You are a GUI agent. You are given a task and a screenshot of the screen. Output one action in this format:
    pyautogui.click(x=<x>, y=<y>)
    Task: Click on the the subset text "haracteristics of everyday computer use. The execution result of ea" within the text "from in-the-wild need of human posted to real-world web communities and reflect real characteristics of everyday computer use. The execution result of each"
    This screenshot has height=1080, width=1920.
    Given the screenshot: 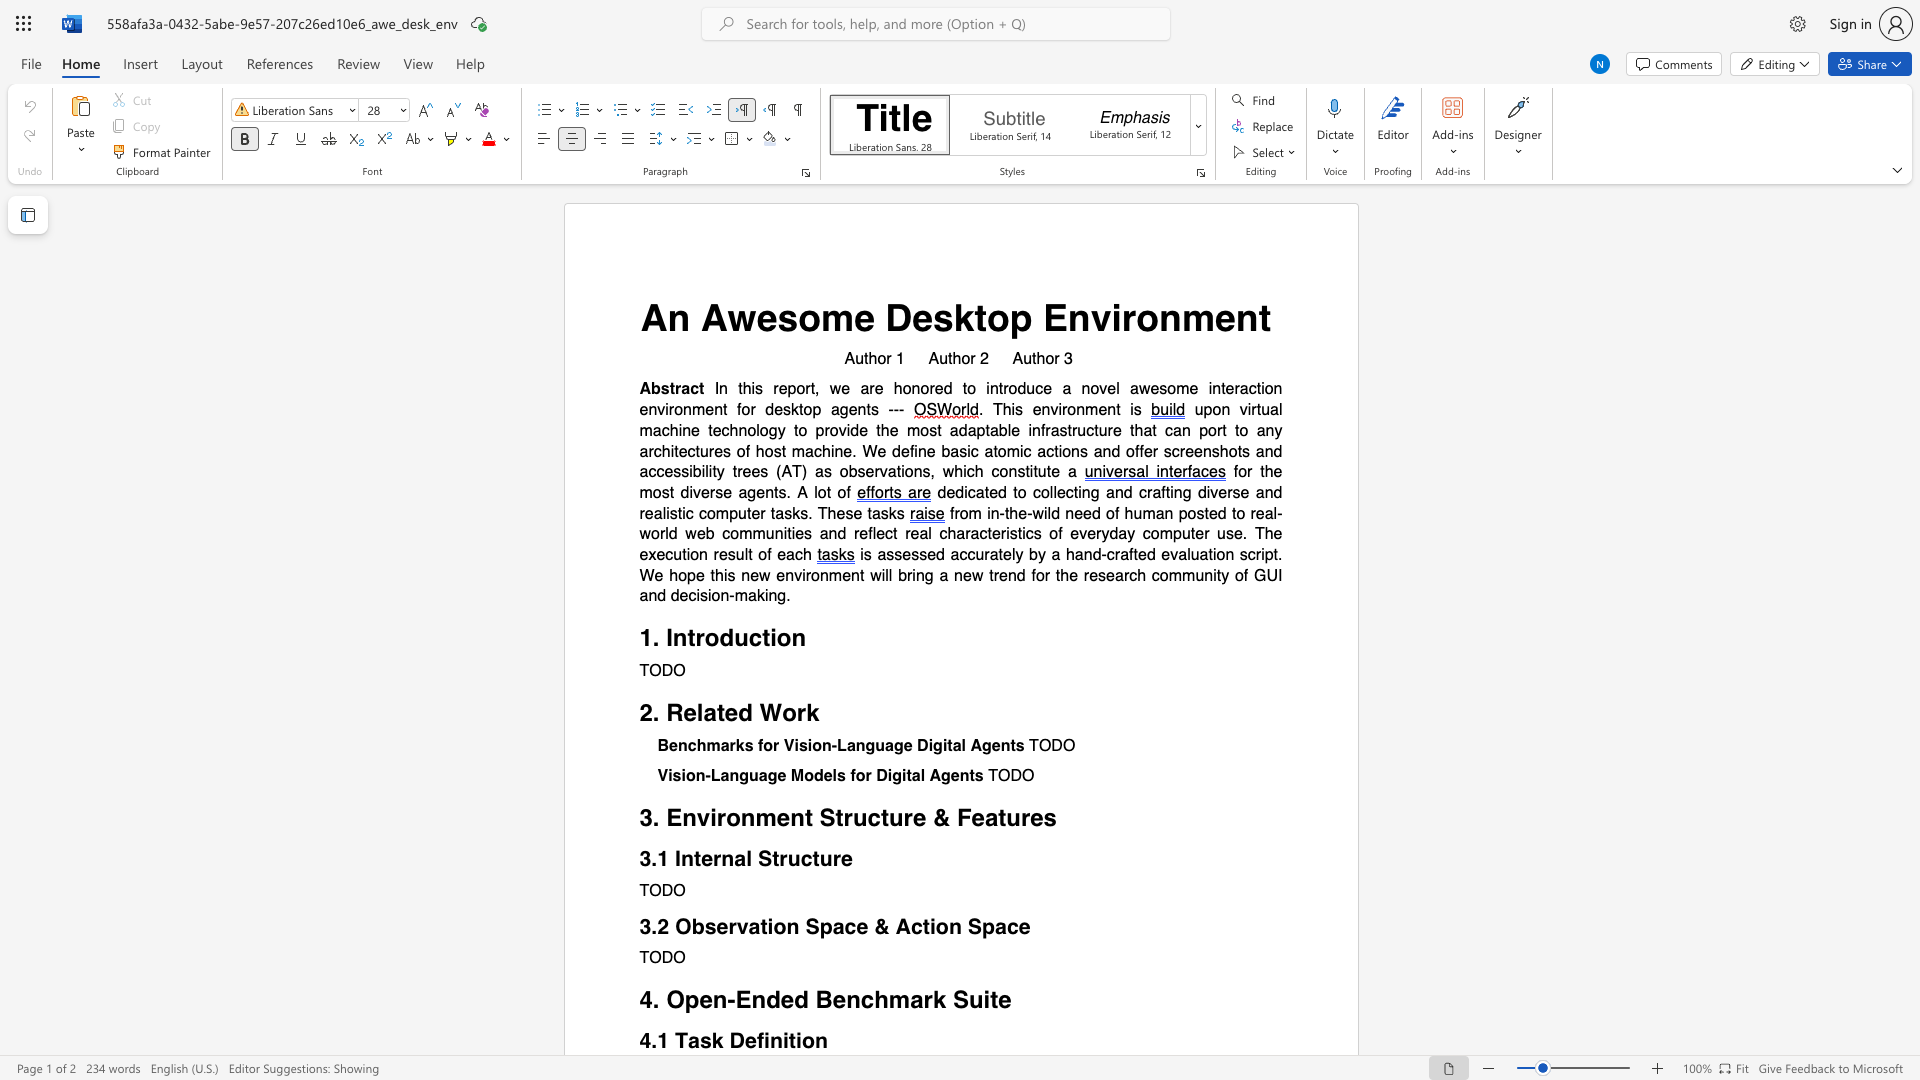 What is the action you would take?
    pyautogui.click(x=946, y=533)
    